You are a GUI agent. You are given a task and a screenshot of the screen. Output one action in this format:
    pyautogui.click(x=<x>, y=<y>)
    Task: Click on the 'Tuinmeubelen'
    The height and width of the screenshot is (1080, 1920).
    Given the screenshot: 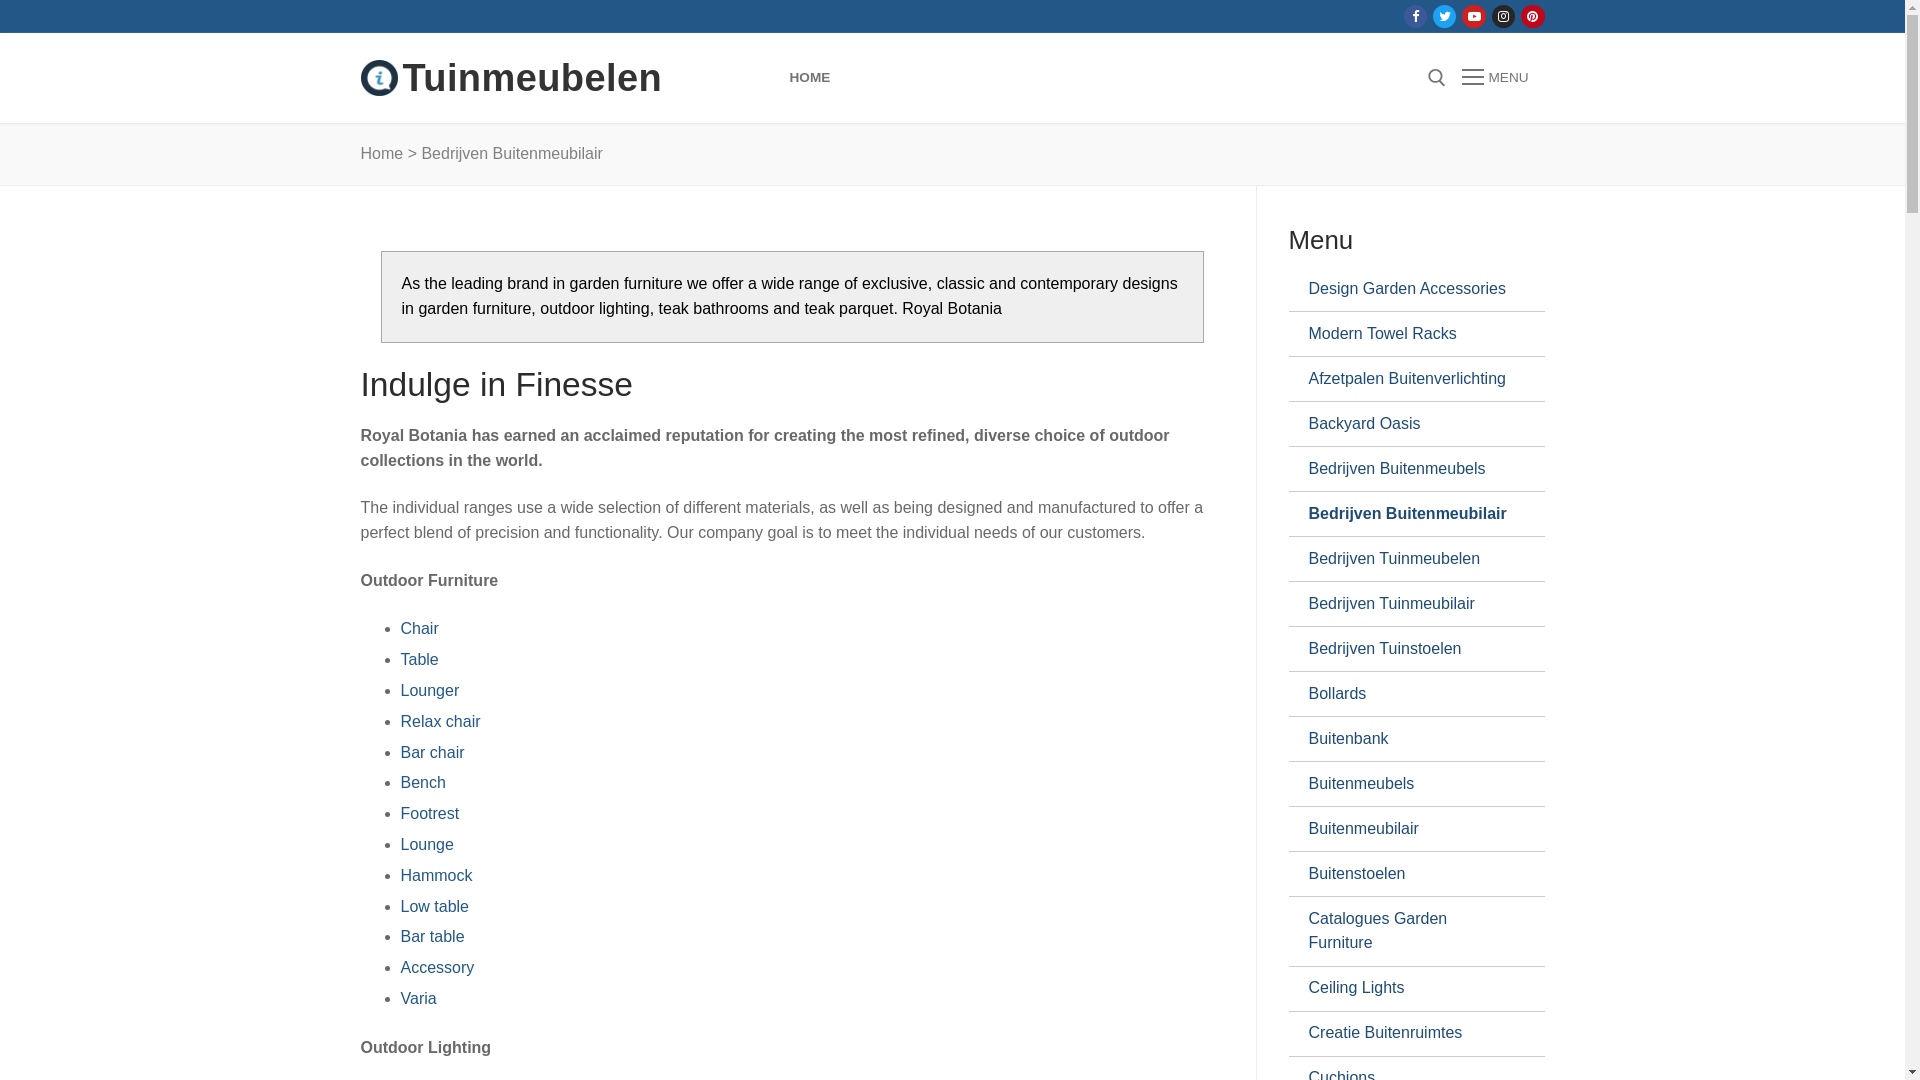 What is the action you would take?
    pyautogui.click(x=401, y=76)
    